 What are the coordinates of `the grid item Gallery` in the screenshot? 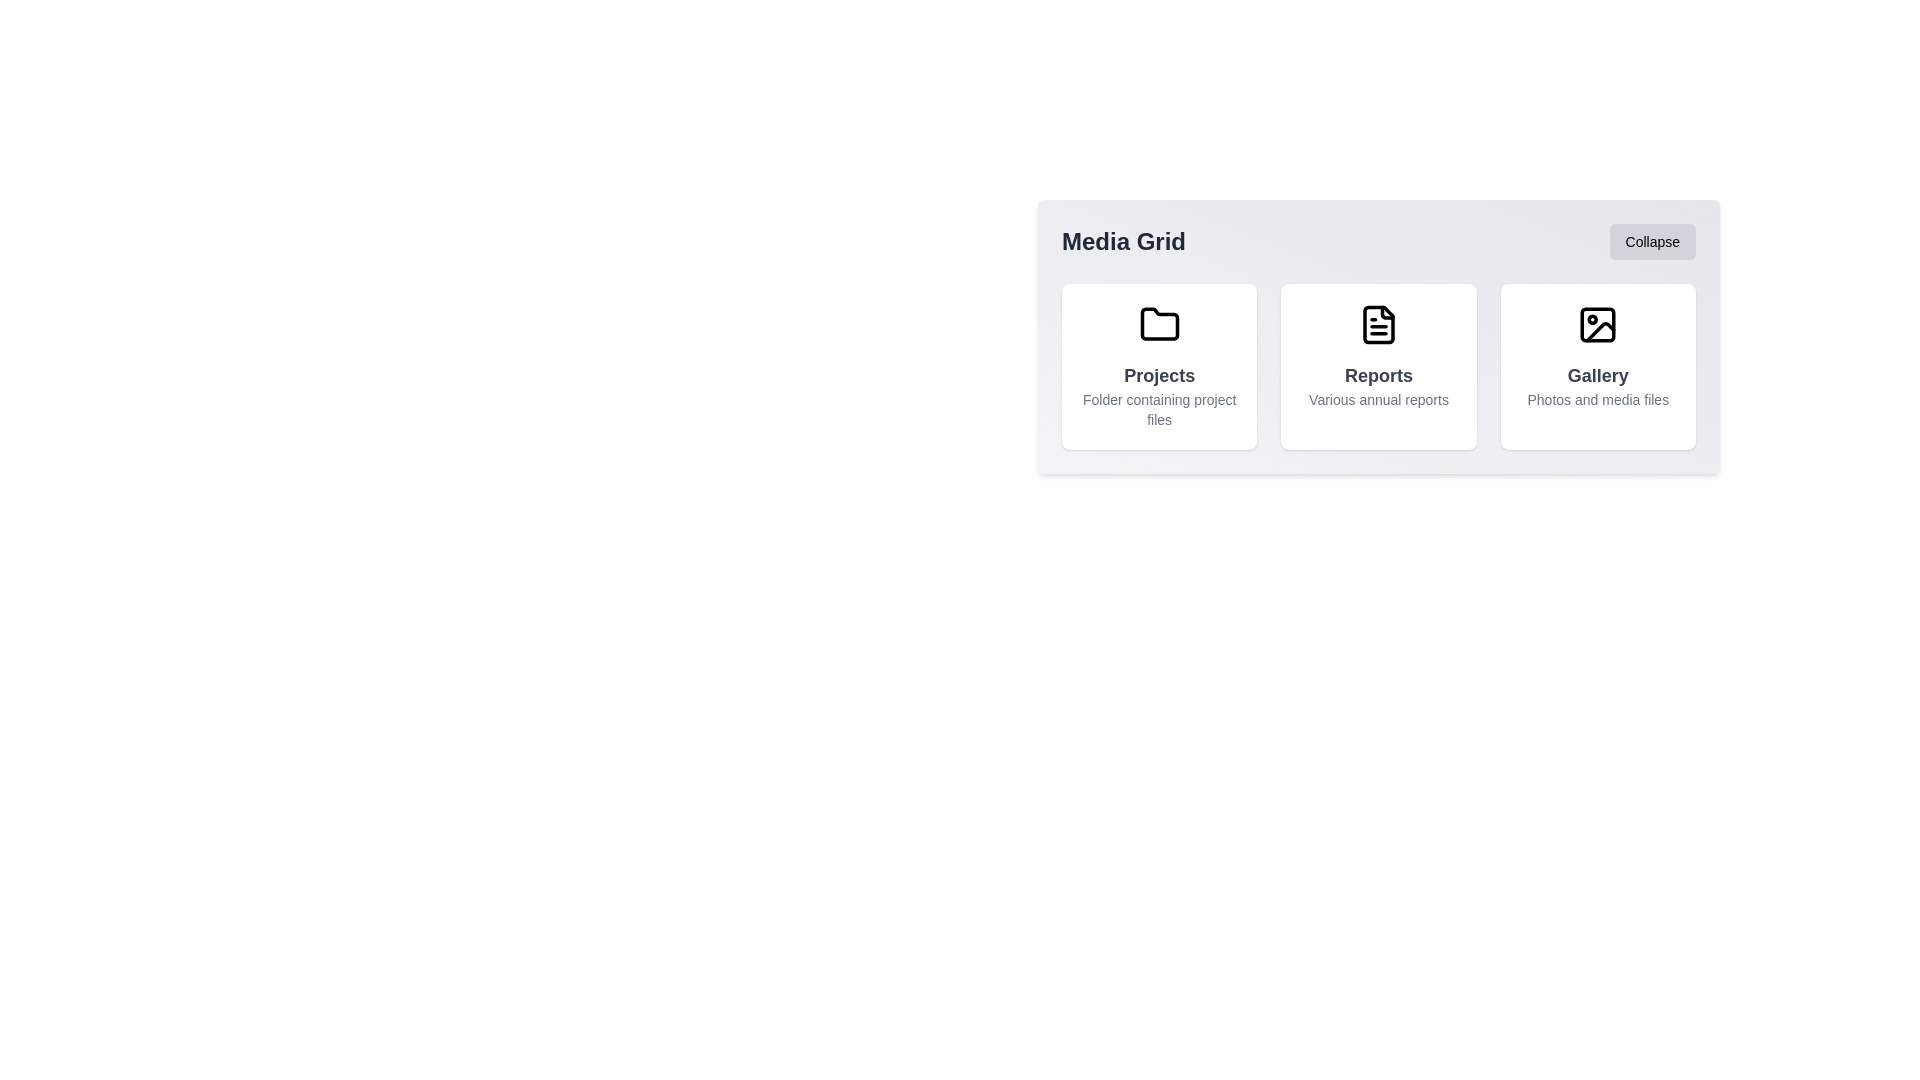 It's located at (1597, 366).